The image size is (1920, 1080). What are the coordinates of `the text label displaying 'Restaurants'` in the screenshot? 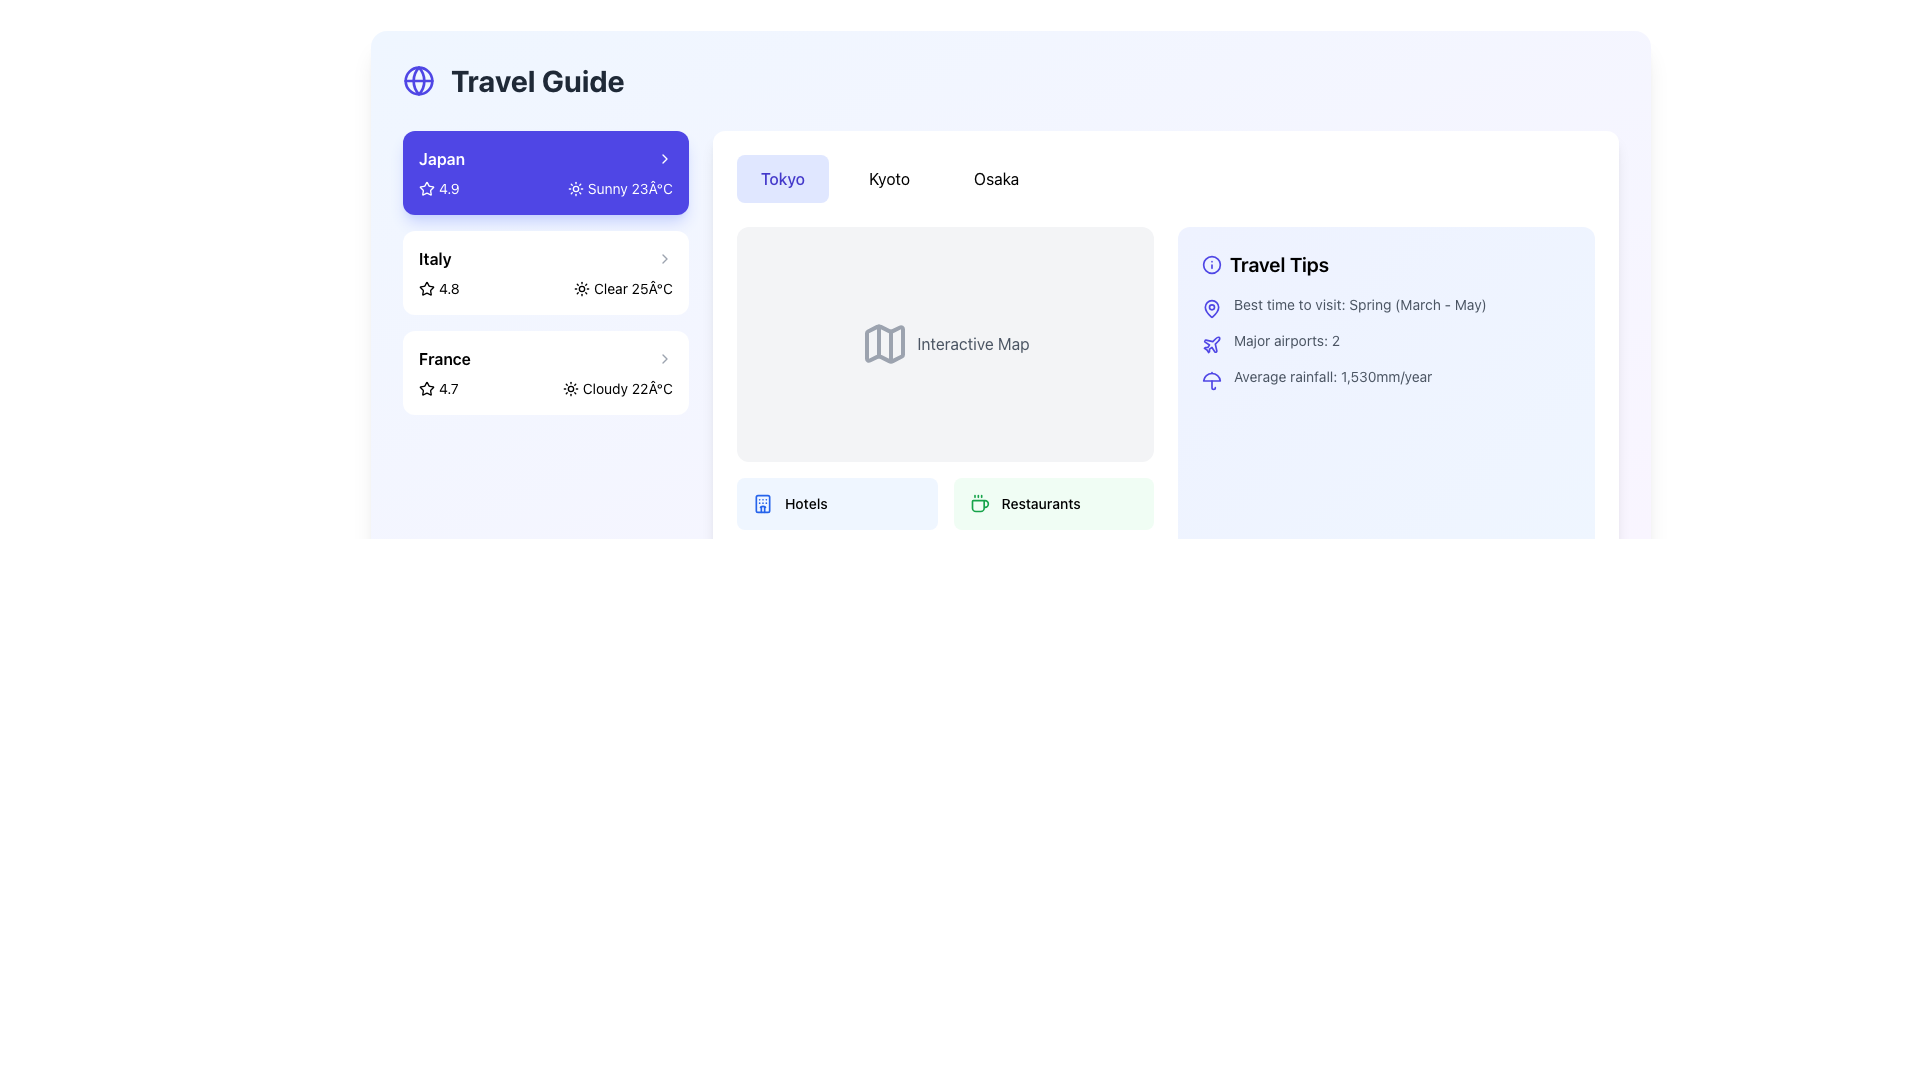 It's located at (1040, 502).